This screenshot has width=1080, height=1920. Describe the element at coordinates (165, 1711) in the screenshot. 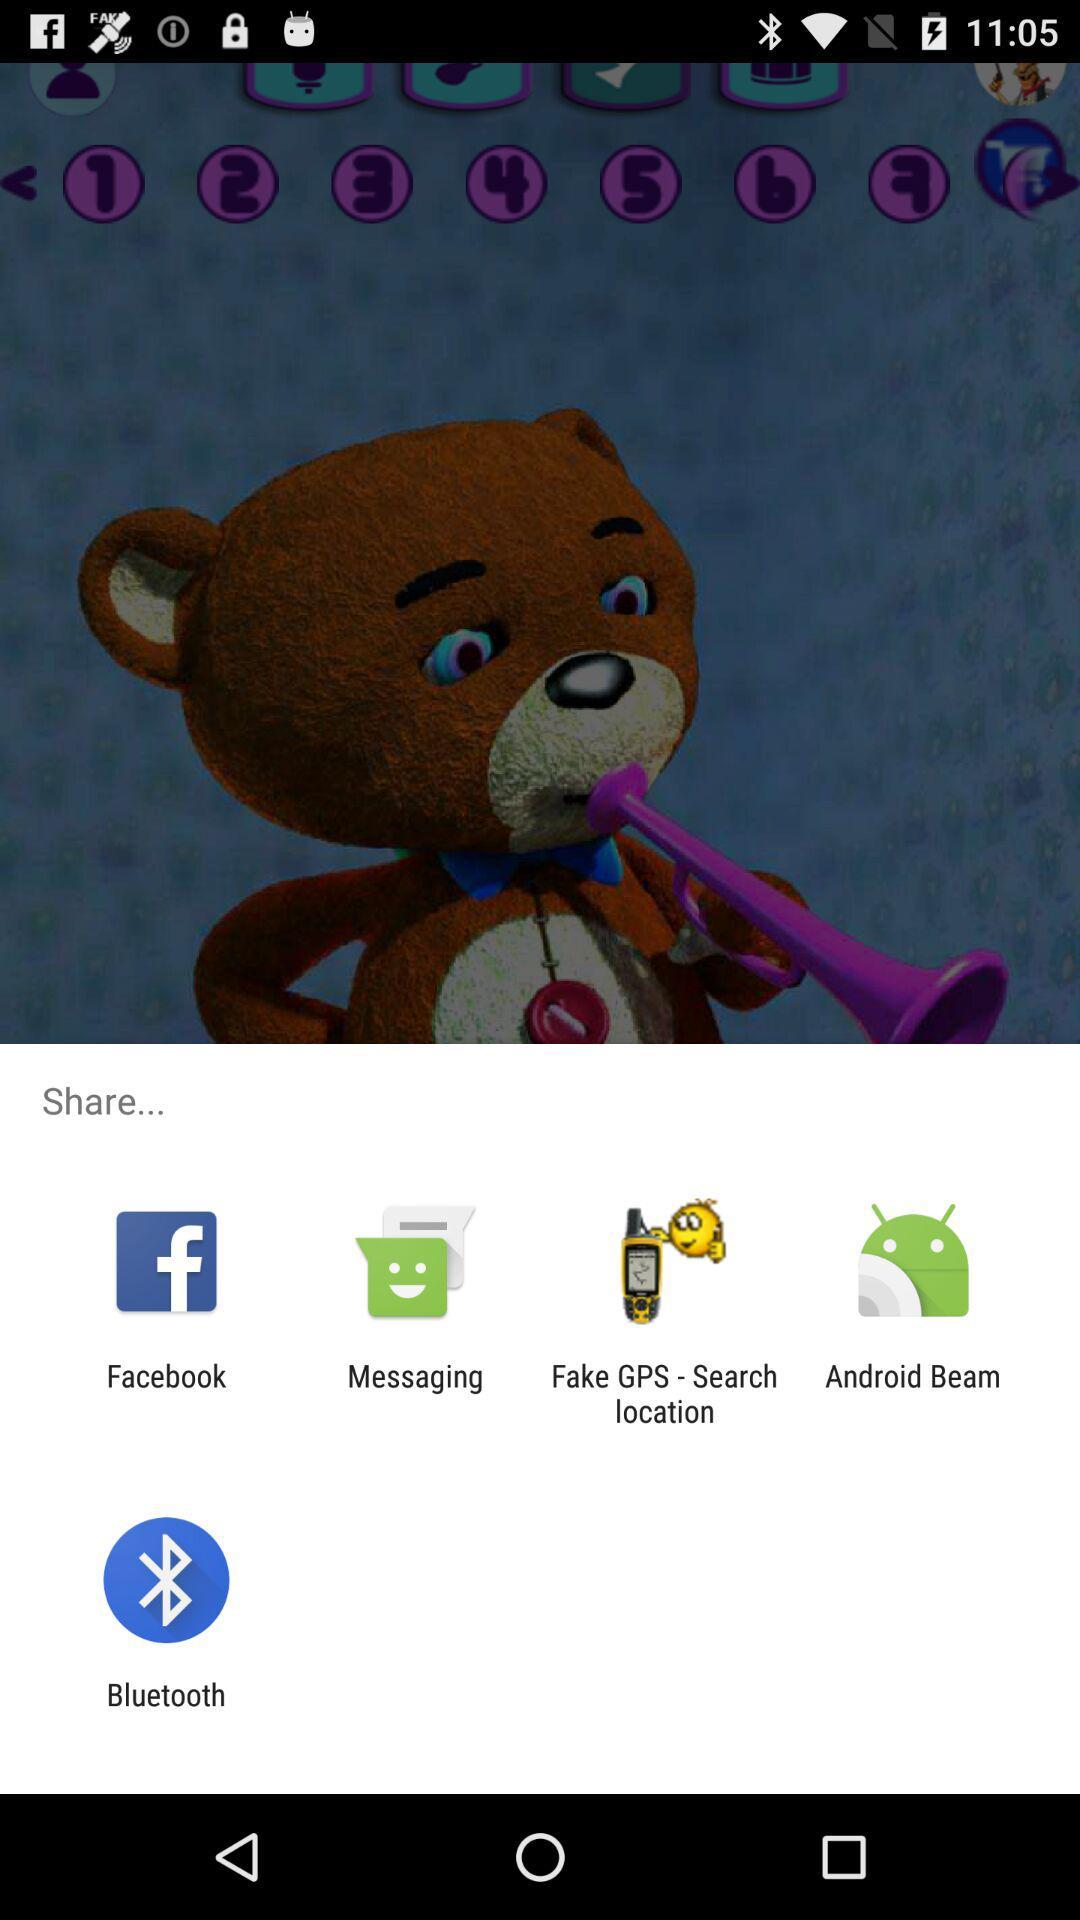

I see `the bluetooth` at that location.